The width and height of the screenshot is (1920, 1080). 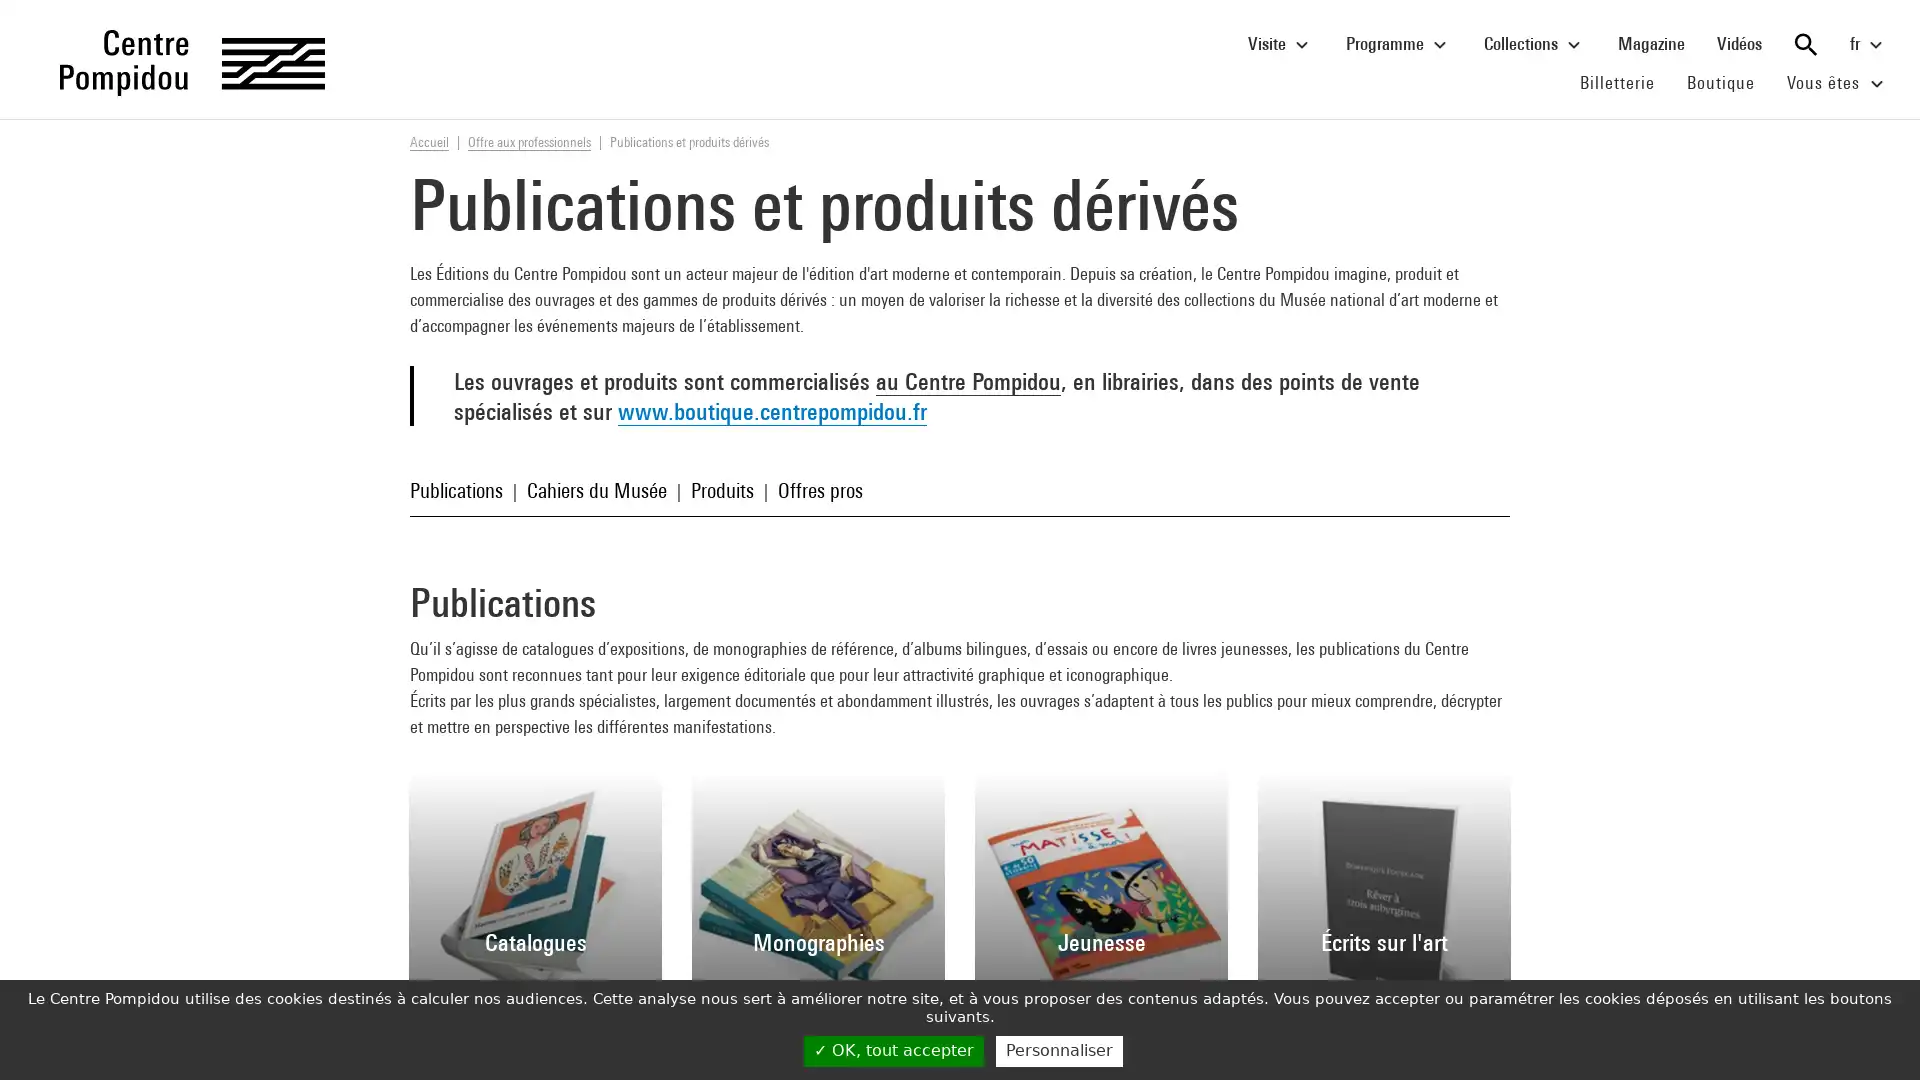 I want to click on Personnaliser, so click(x=1058, y=1050).